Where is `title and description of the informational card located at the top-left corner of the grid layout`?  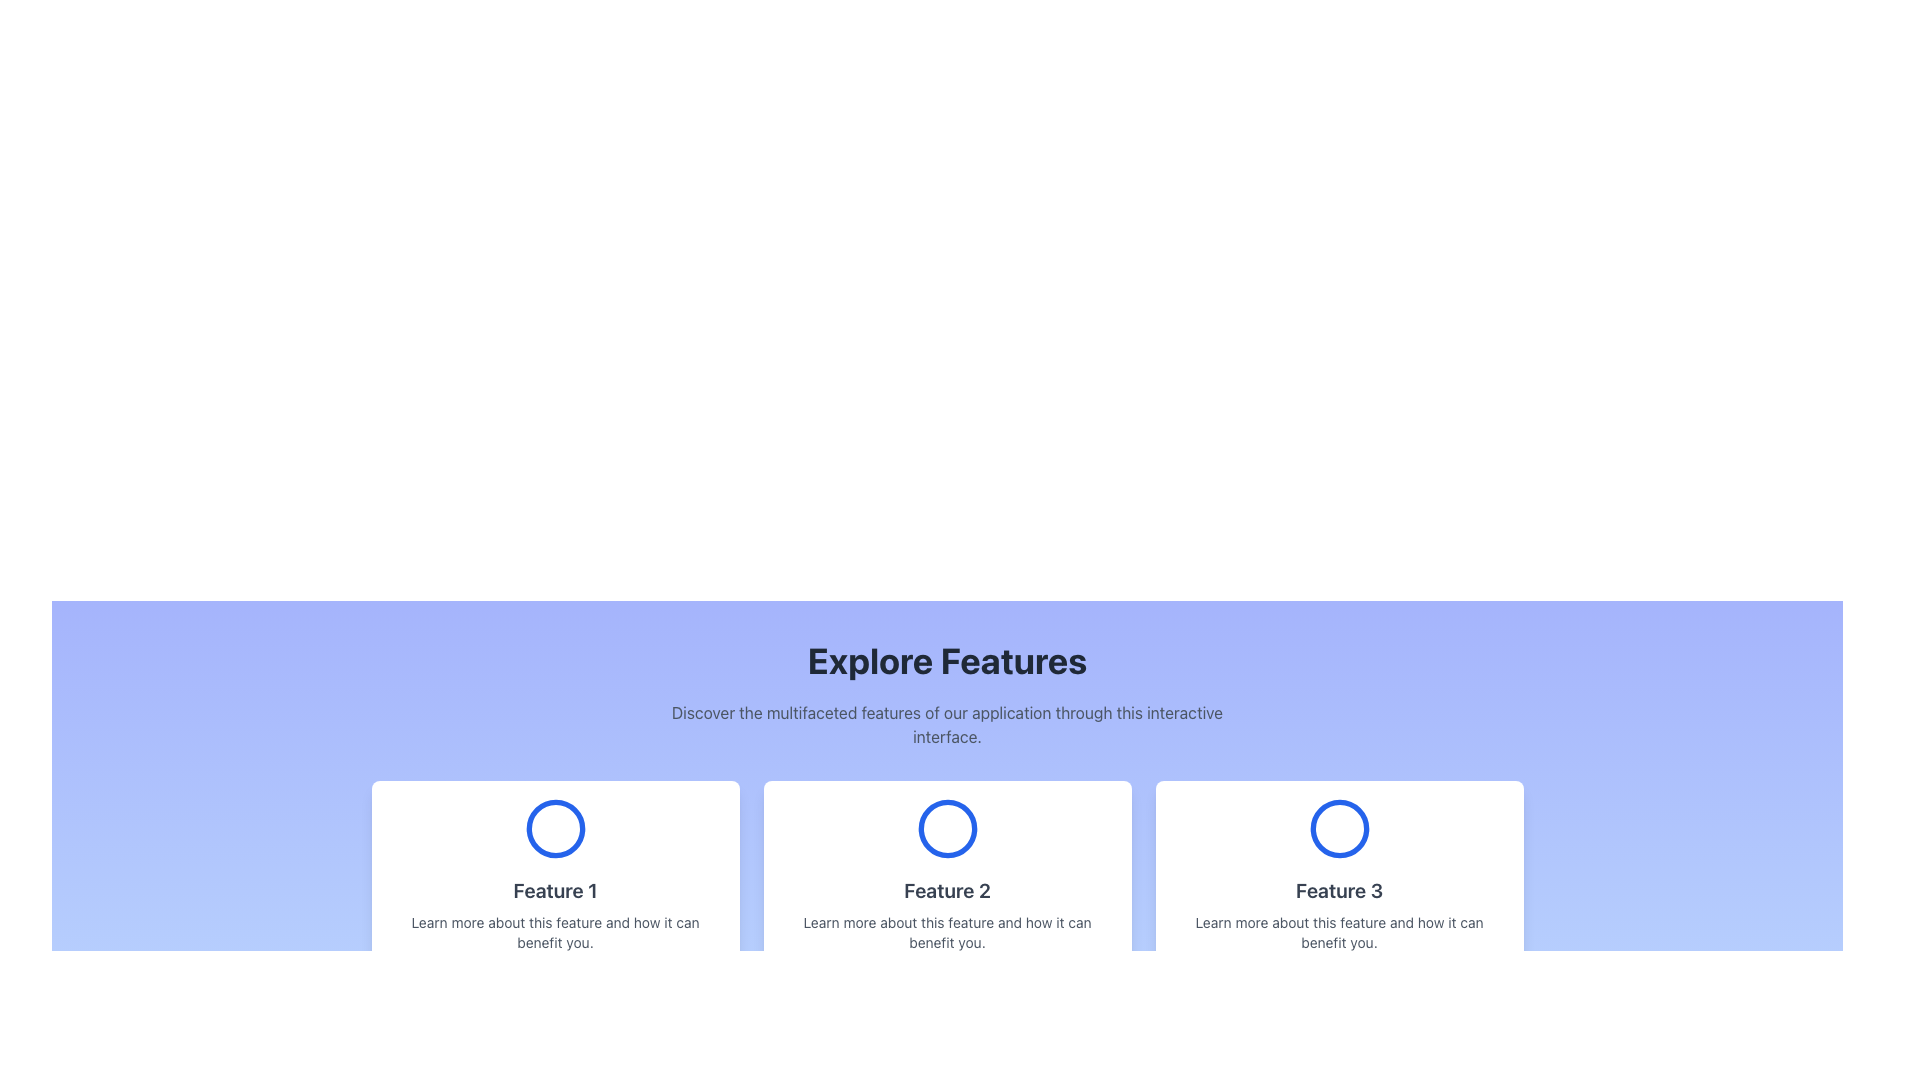 title and description of the informational card located at the top-left corner of the grid layout is located at coordinates (555, 893).